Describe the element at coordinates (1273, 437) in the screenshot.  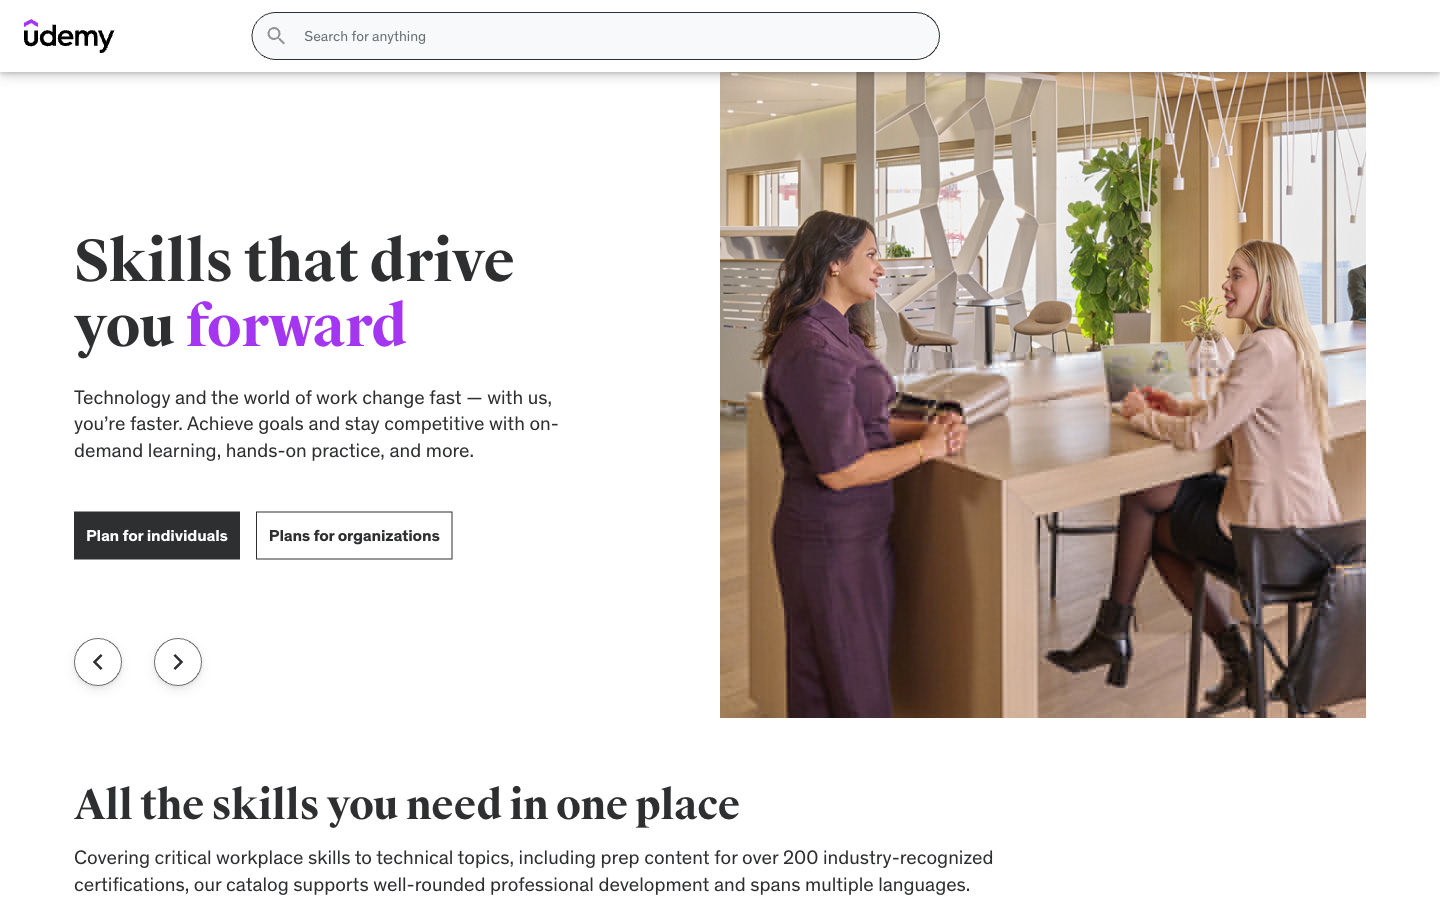
I see `Determine the appropriate clothing size to purchase` at that location.